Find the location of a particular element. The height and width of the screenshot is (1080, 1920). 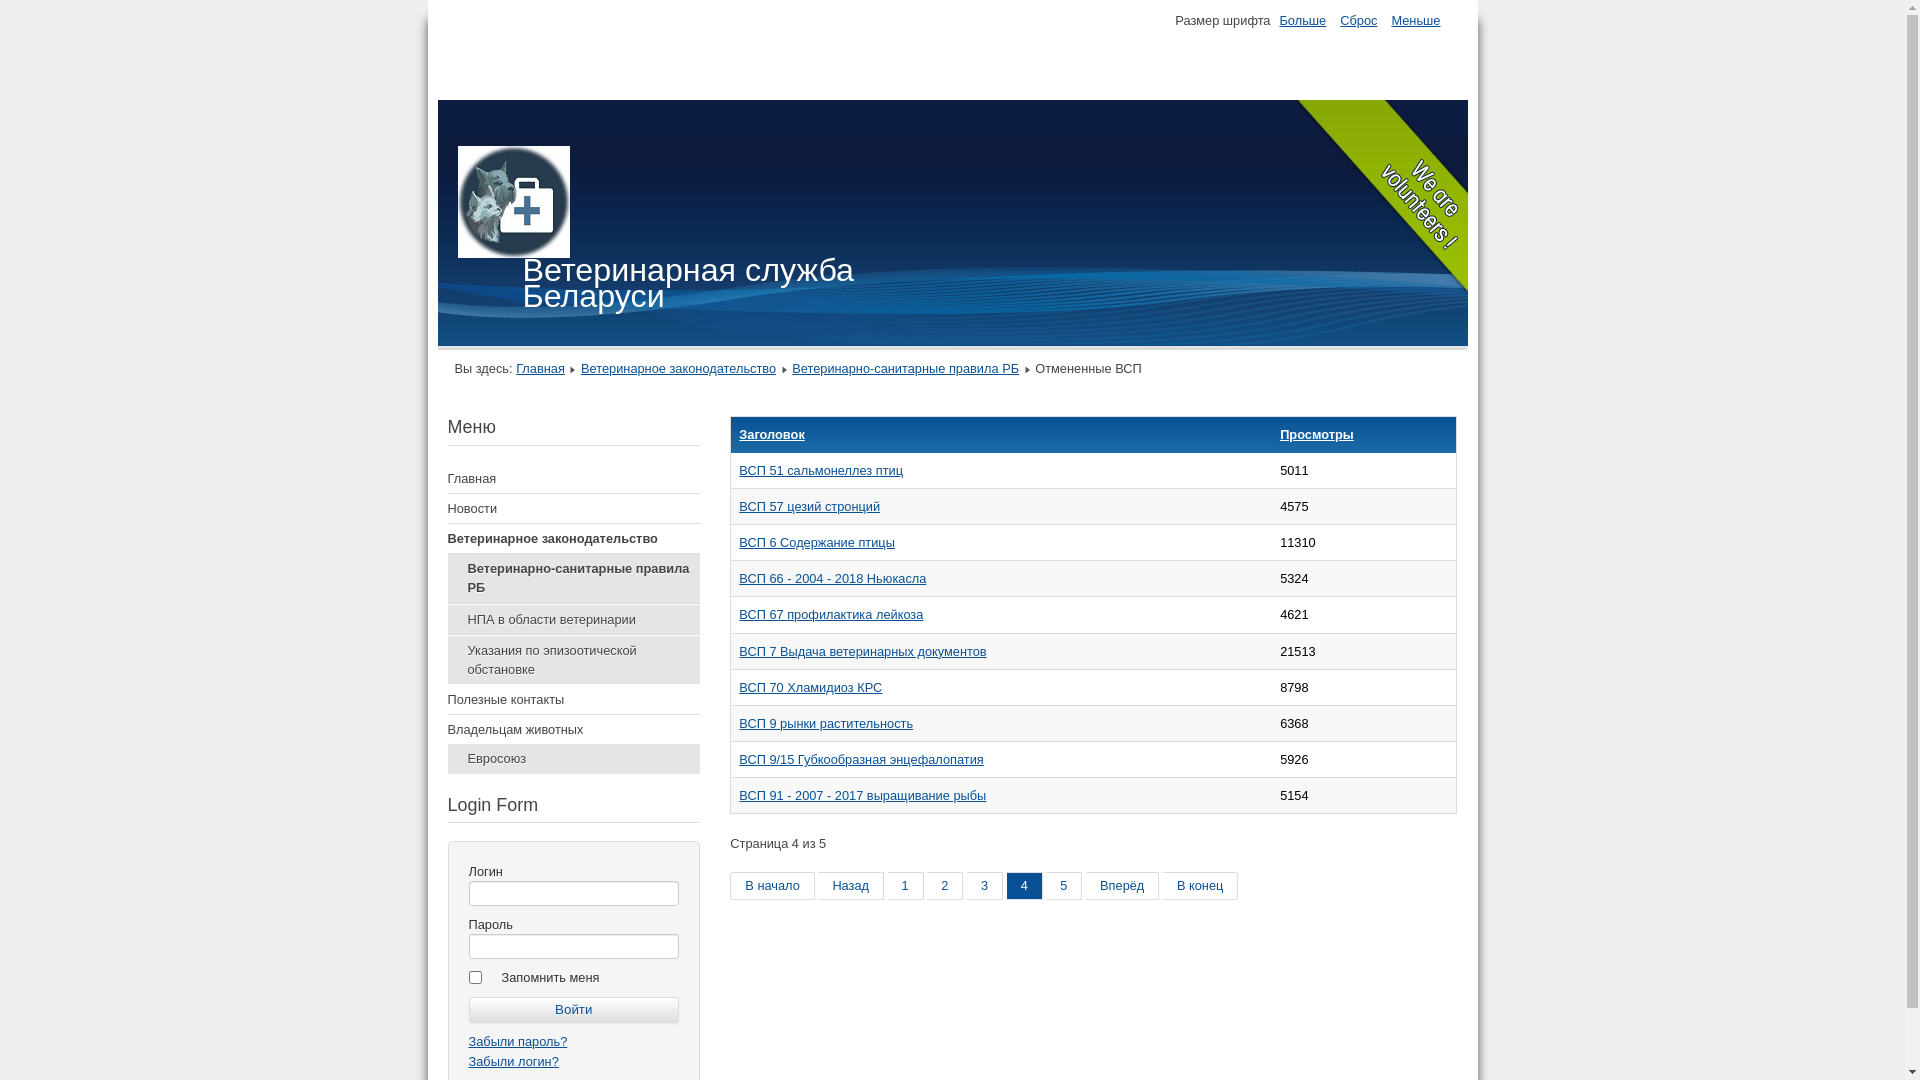

'3' is located at coordinates (966, 885).